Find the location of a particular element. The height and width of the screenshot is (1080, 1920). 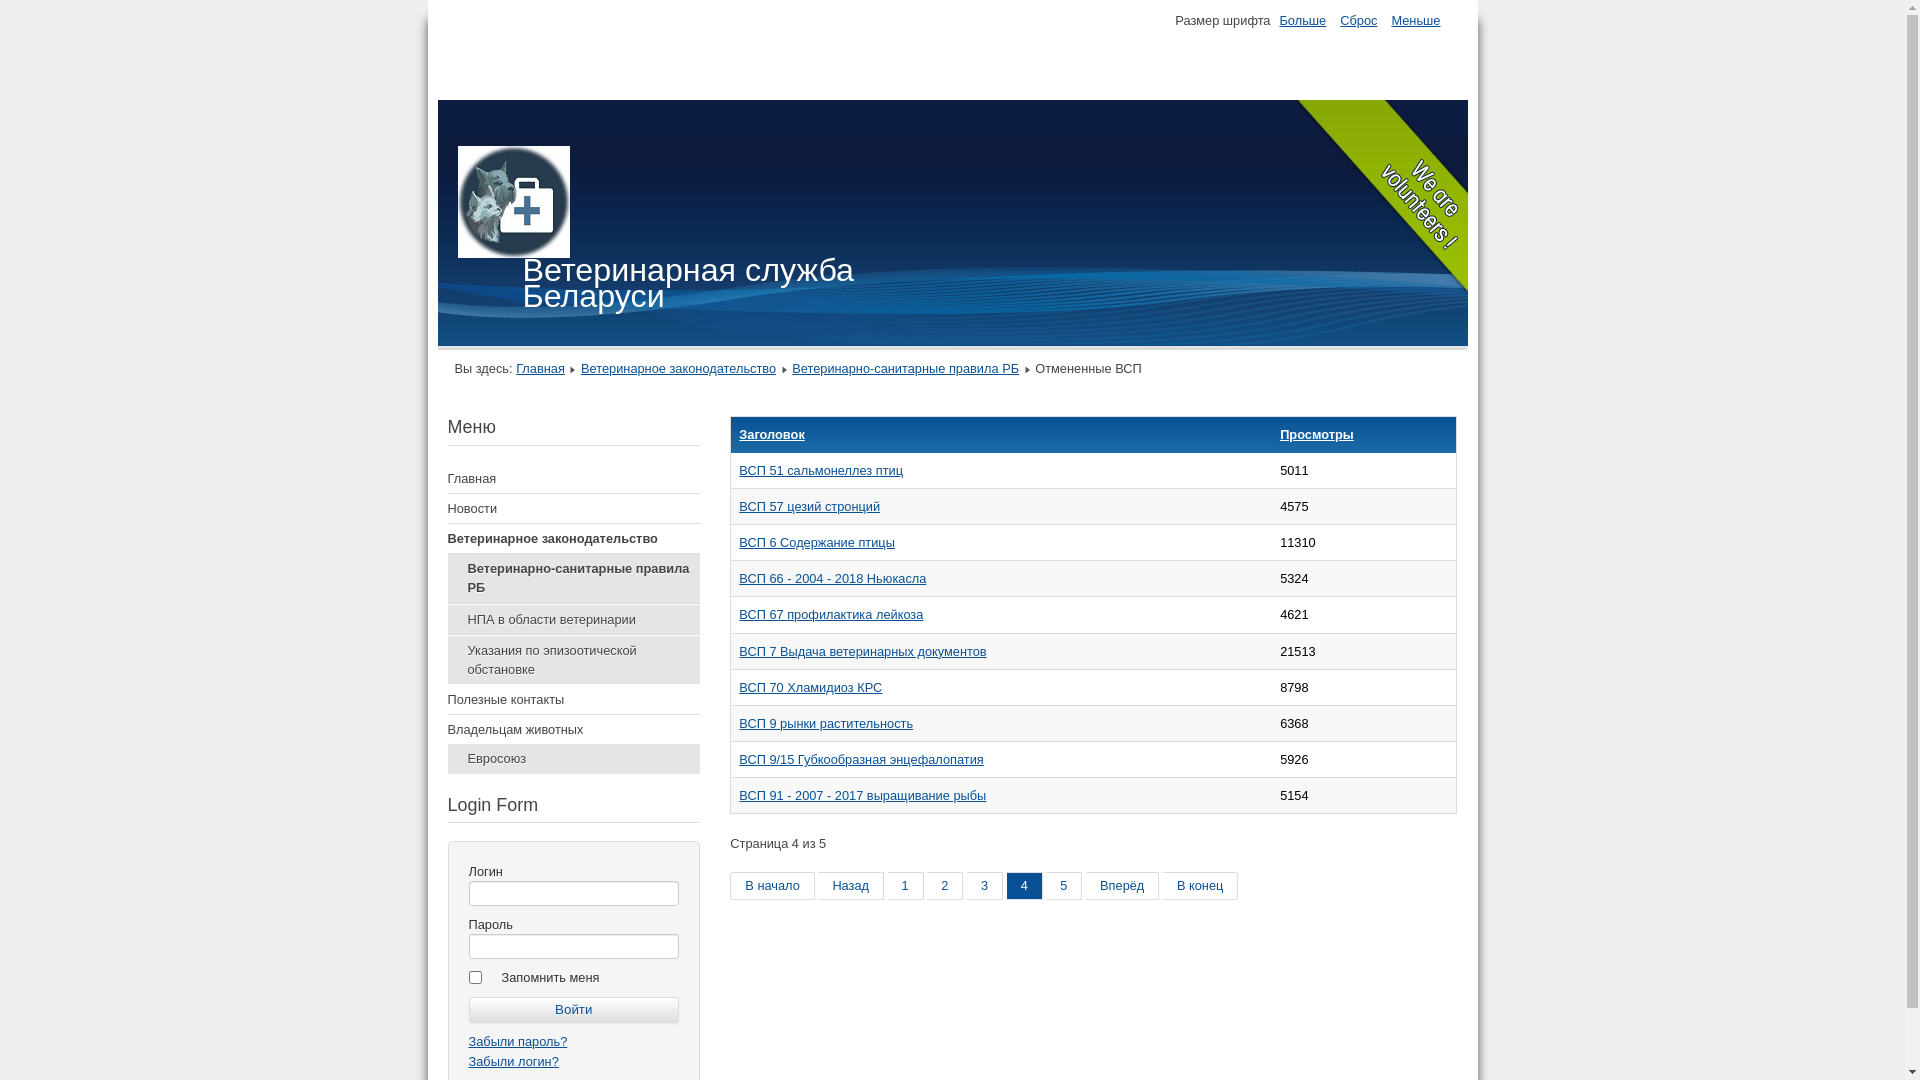

'3' is located at coordinates (966, 885).